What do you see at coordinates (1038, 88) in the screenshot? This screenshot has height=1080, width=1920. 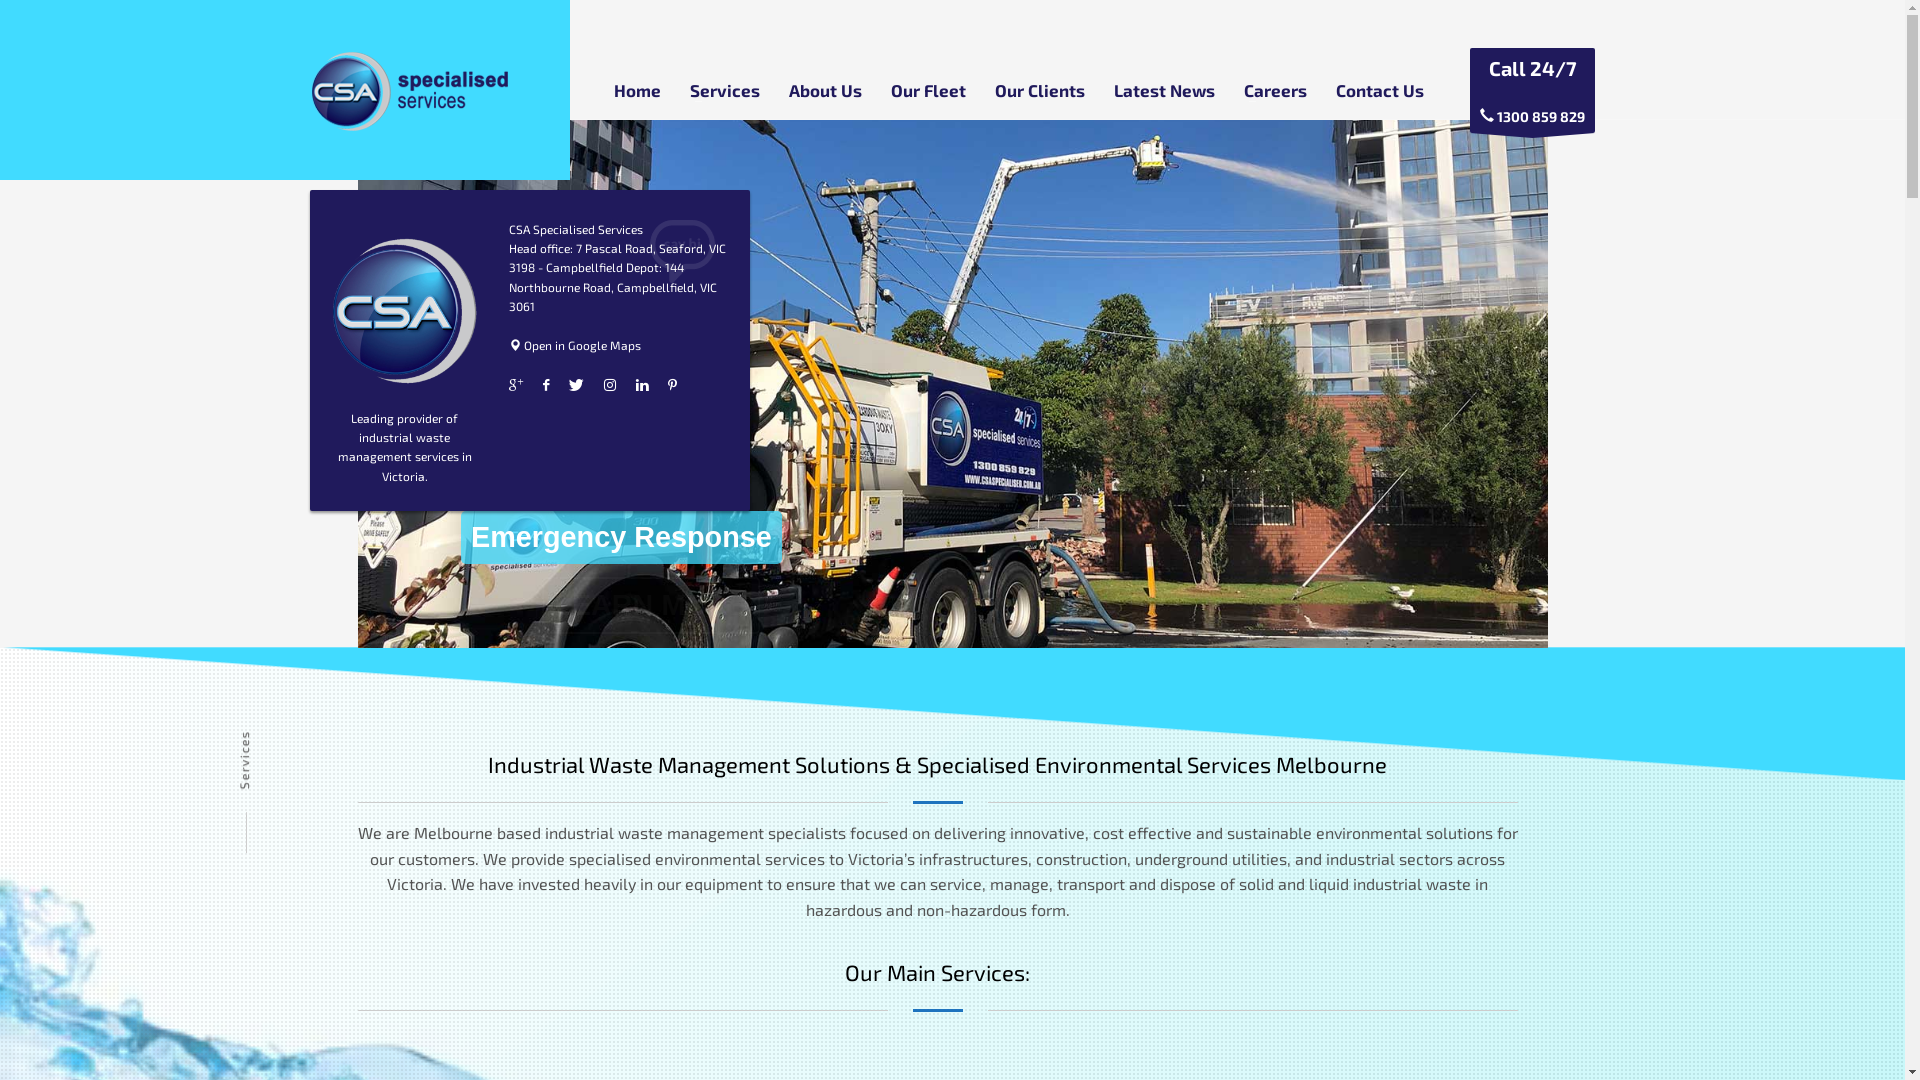 I see `'Our Clients'` at bounding box center [1038, 88].